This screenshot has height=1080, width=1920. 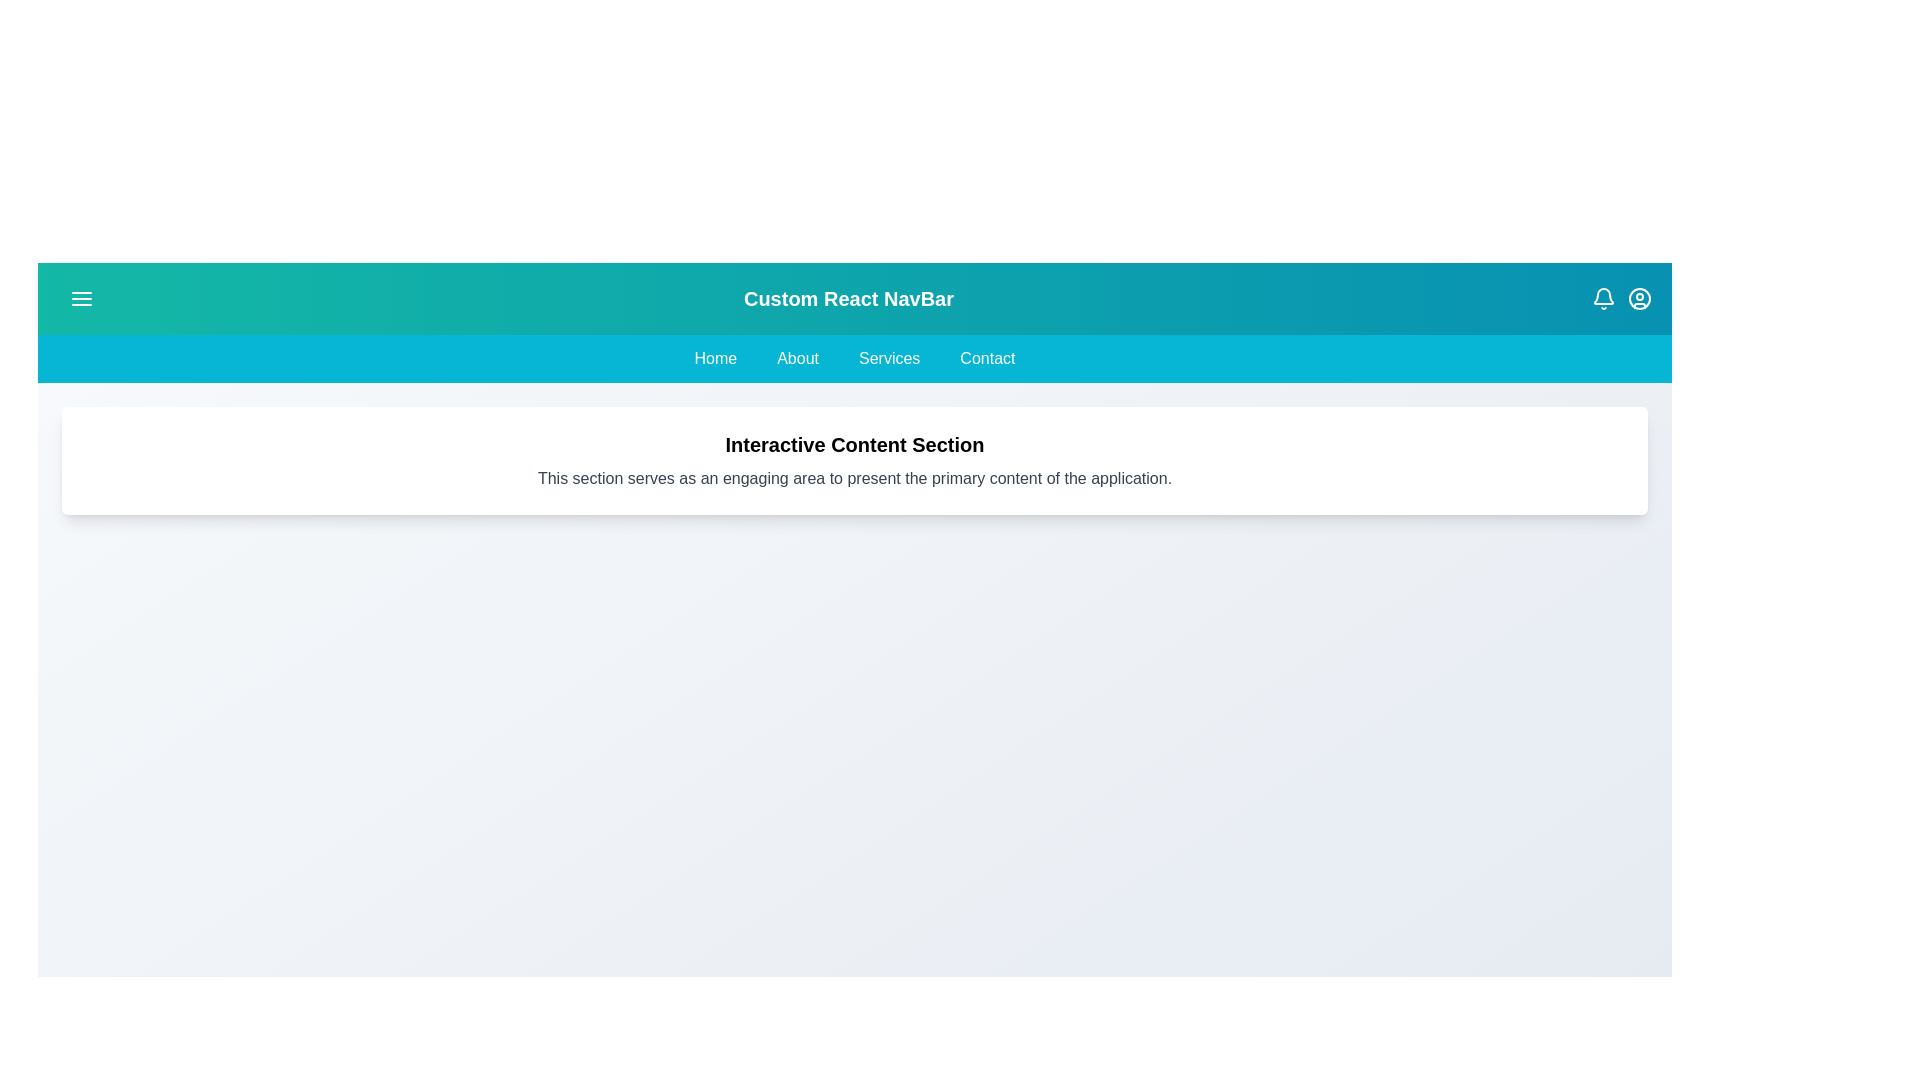 I want to click on the hamburger icon to toggle the navigation menu visibility, so click(x=80, y=299).